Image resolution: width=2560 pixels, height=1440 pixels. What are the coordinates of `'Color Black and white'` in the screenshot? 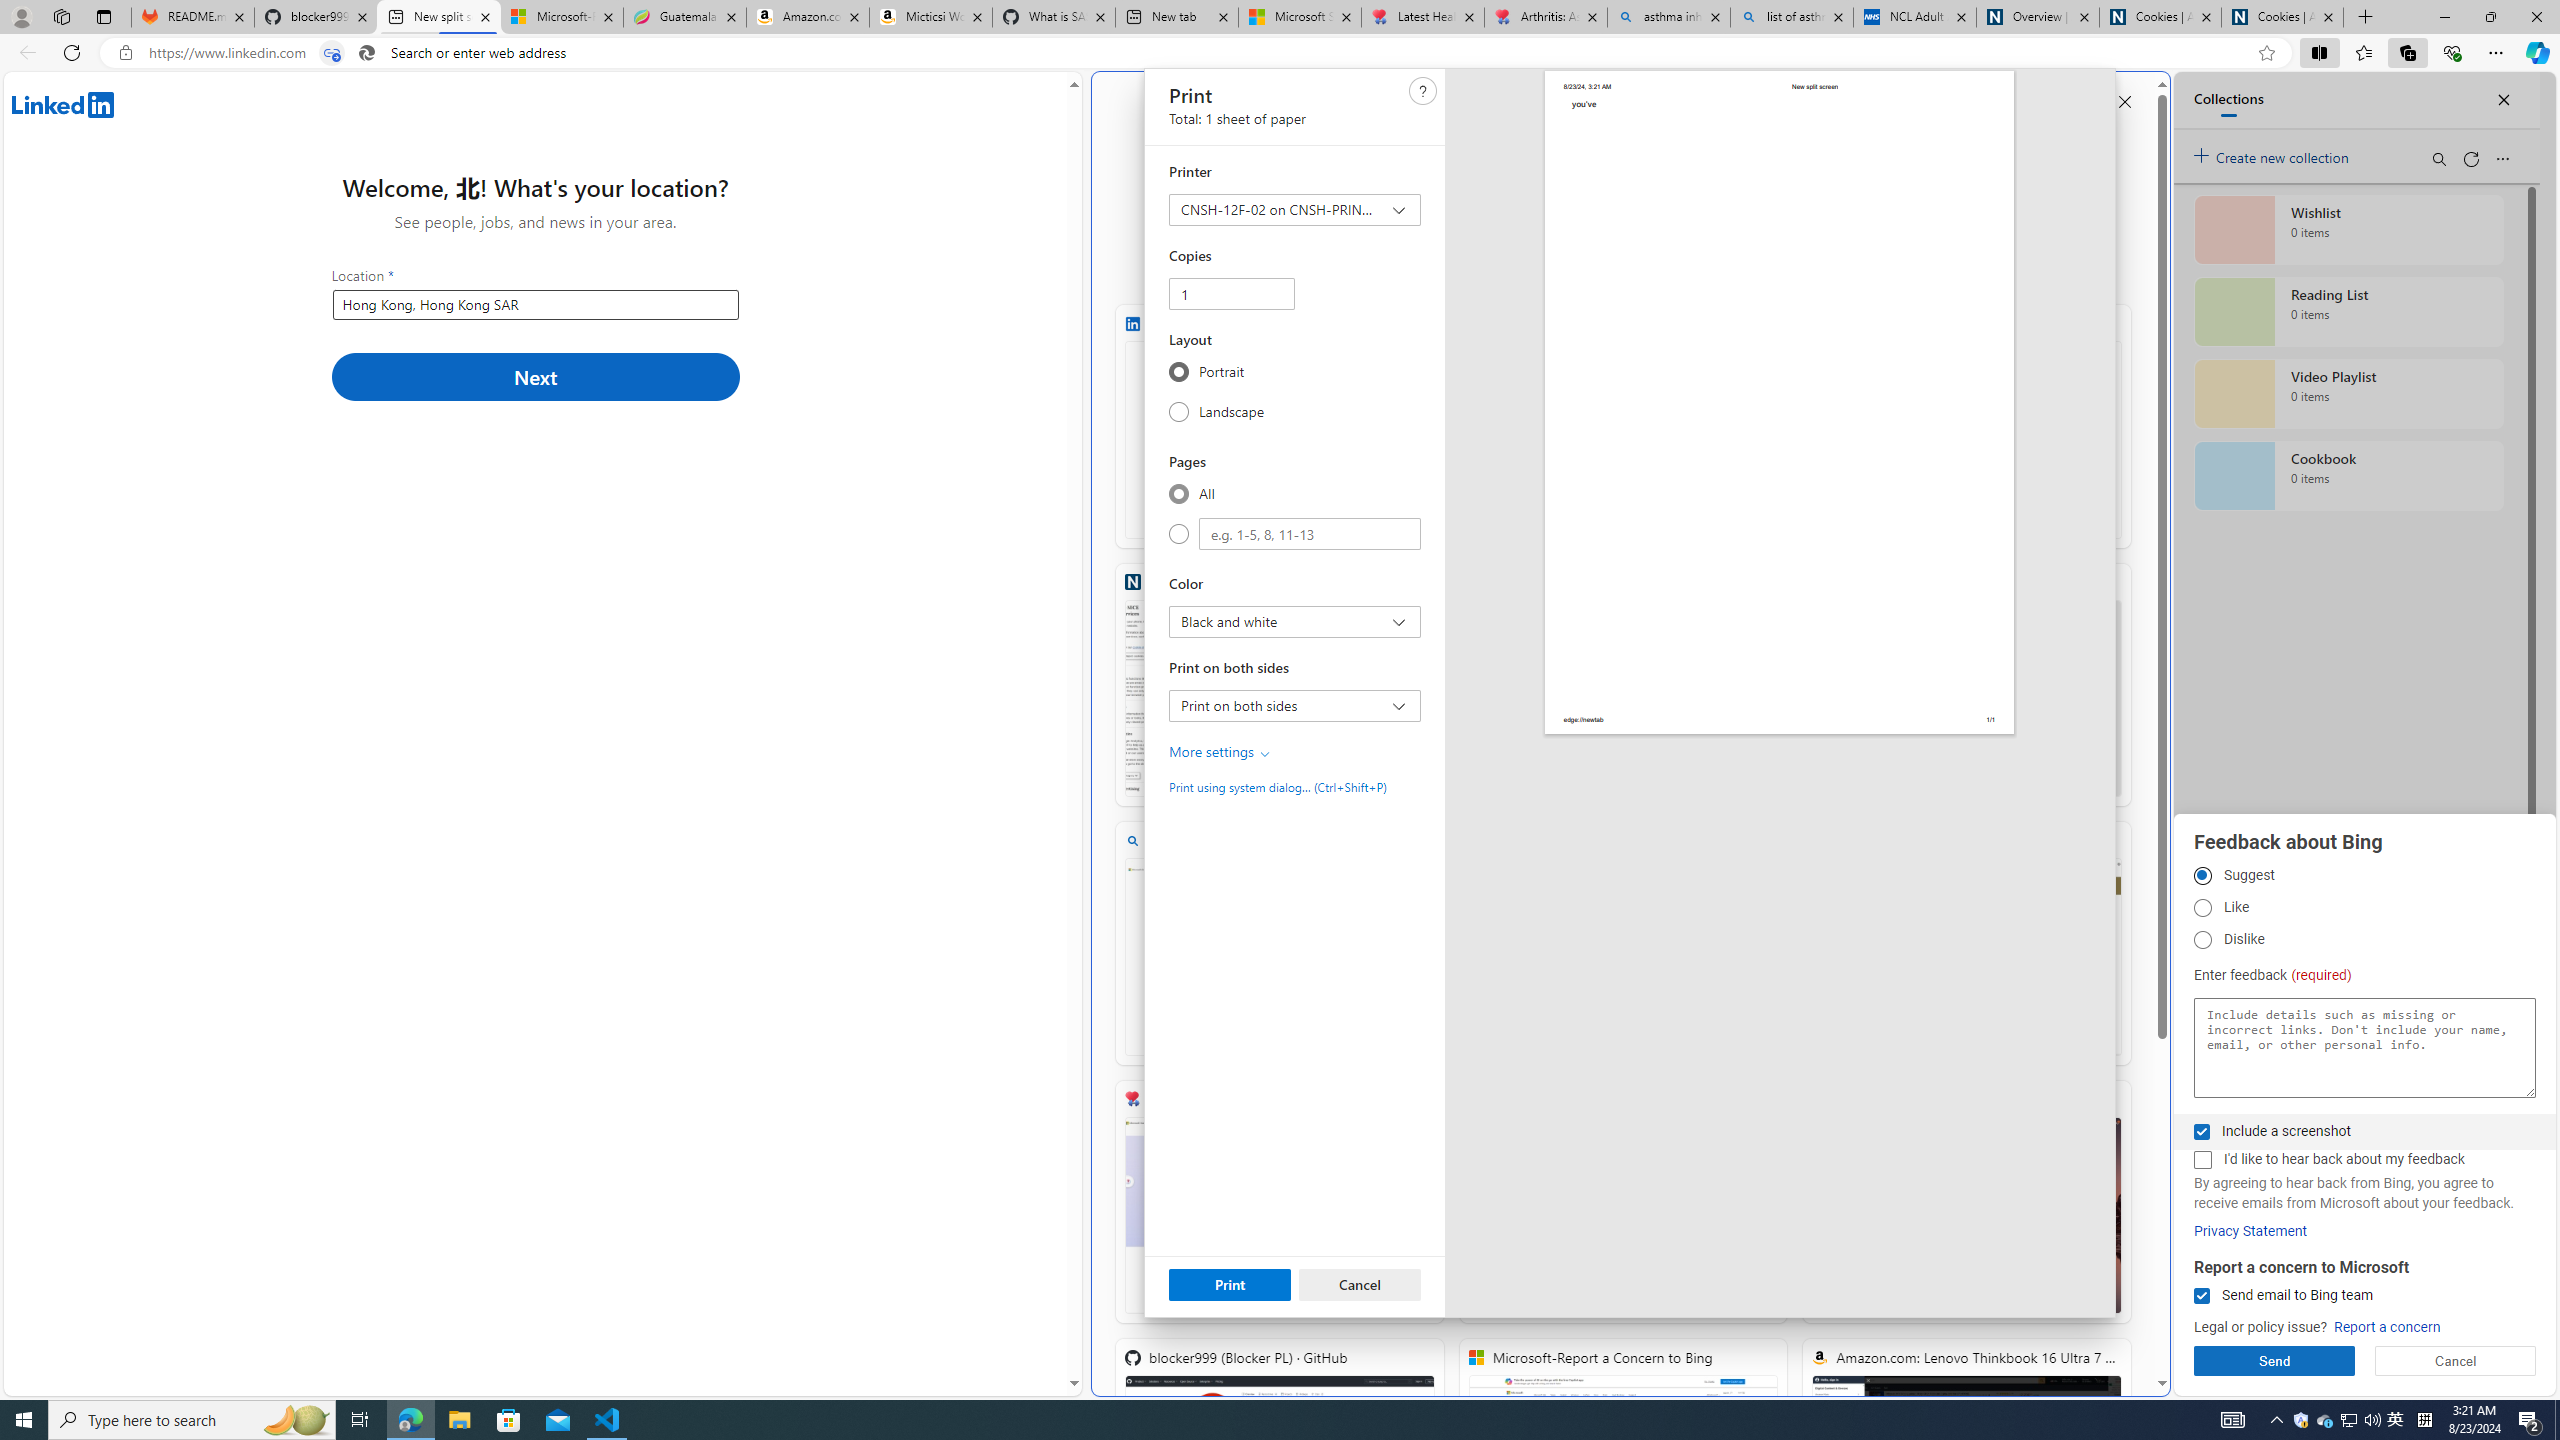 It's located at (1295, 621).